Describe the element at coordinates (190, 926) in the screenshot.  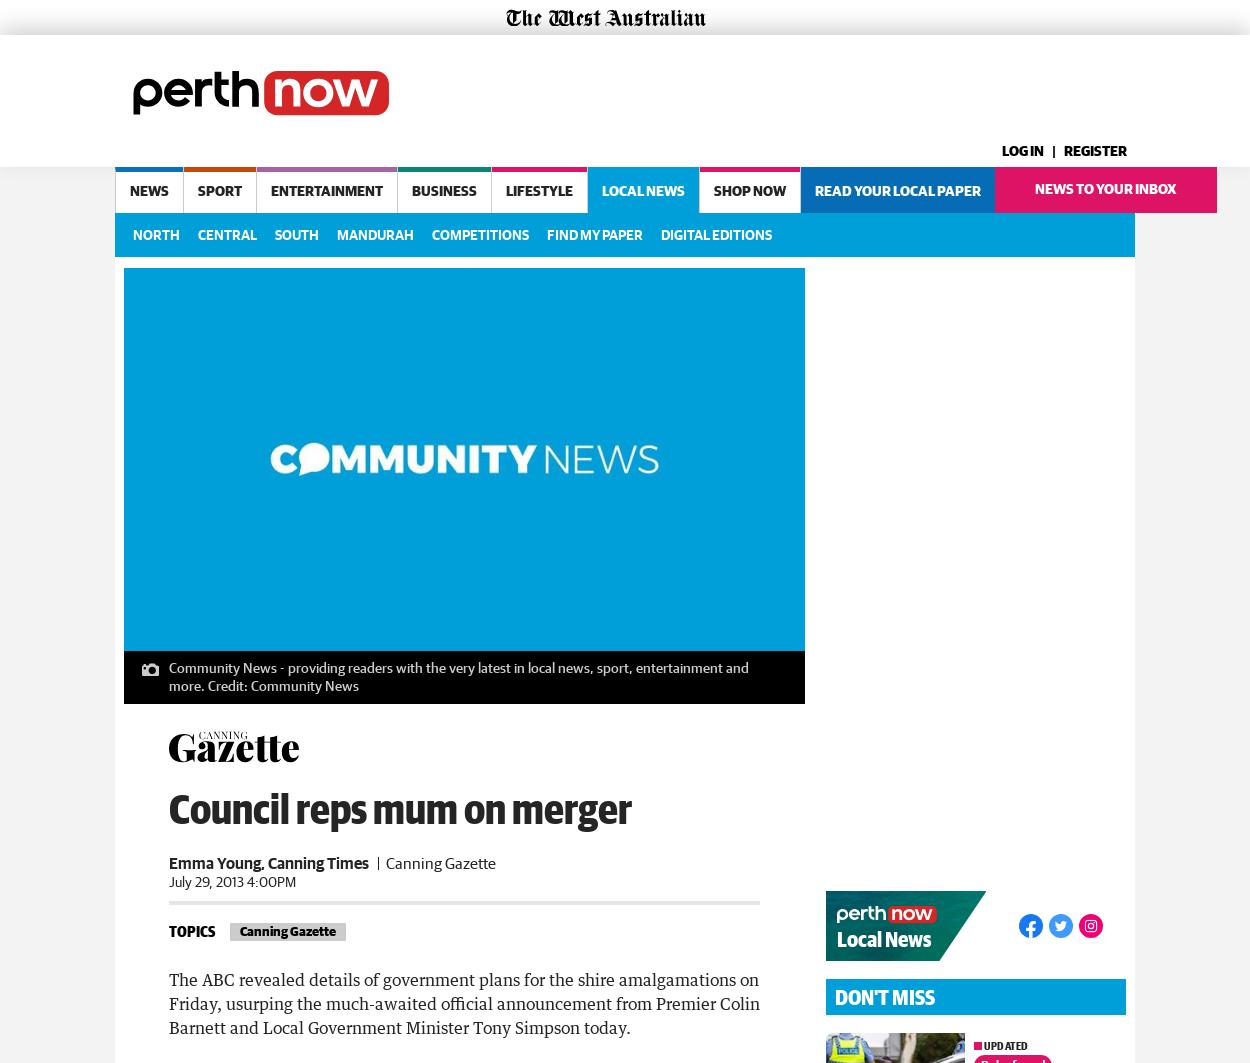
I see `'Topics'` at that location.